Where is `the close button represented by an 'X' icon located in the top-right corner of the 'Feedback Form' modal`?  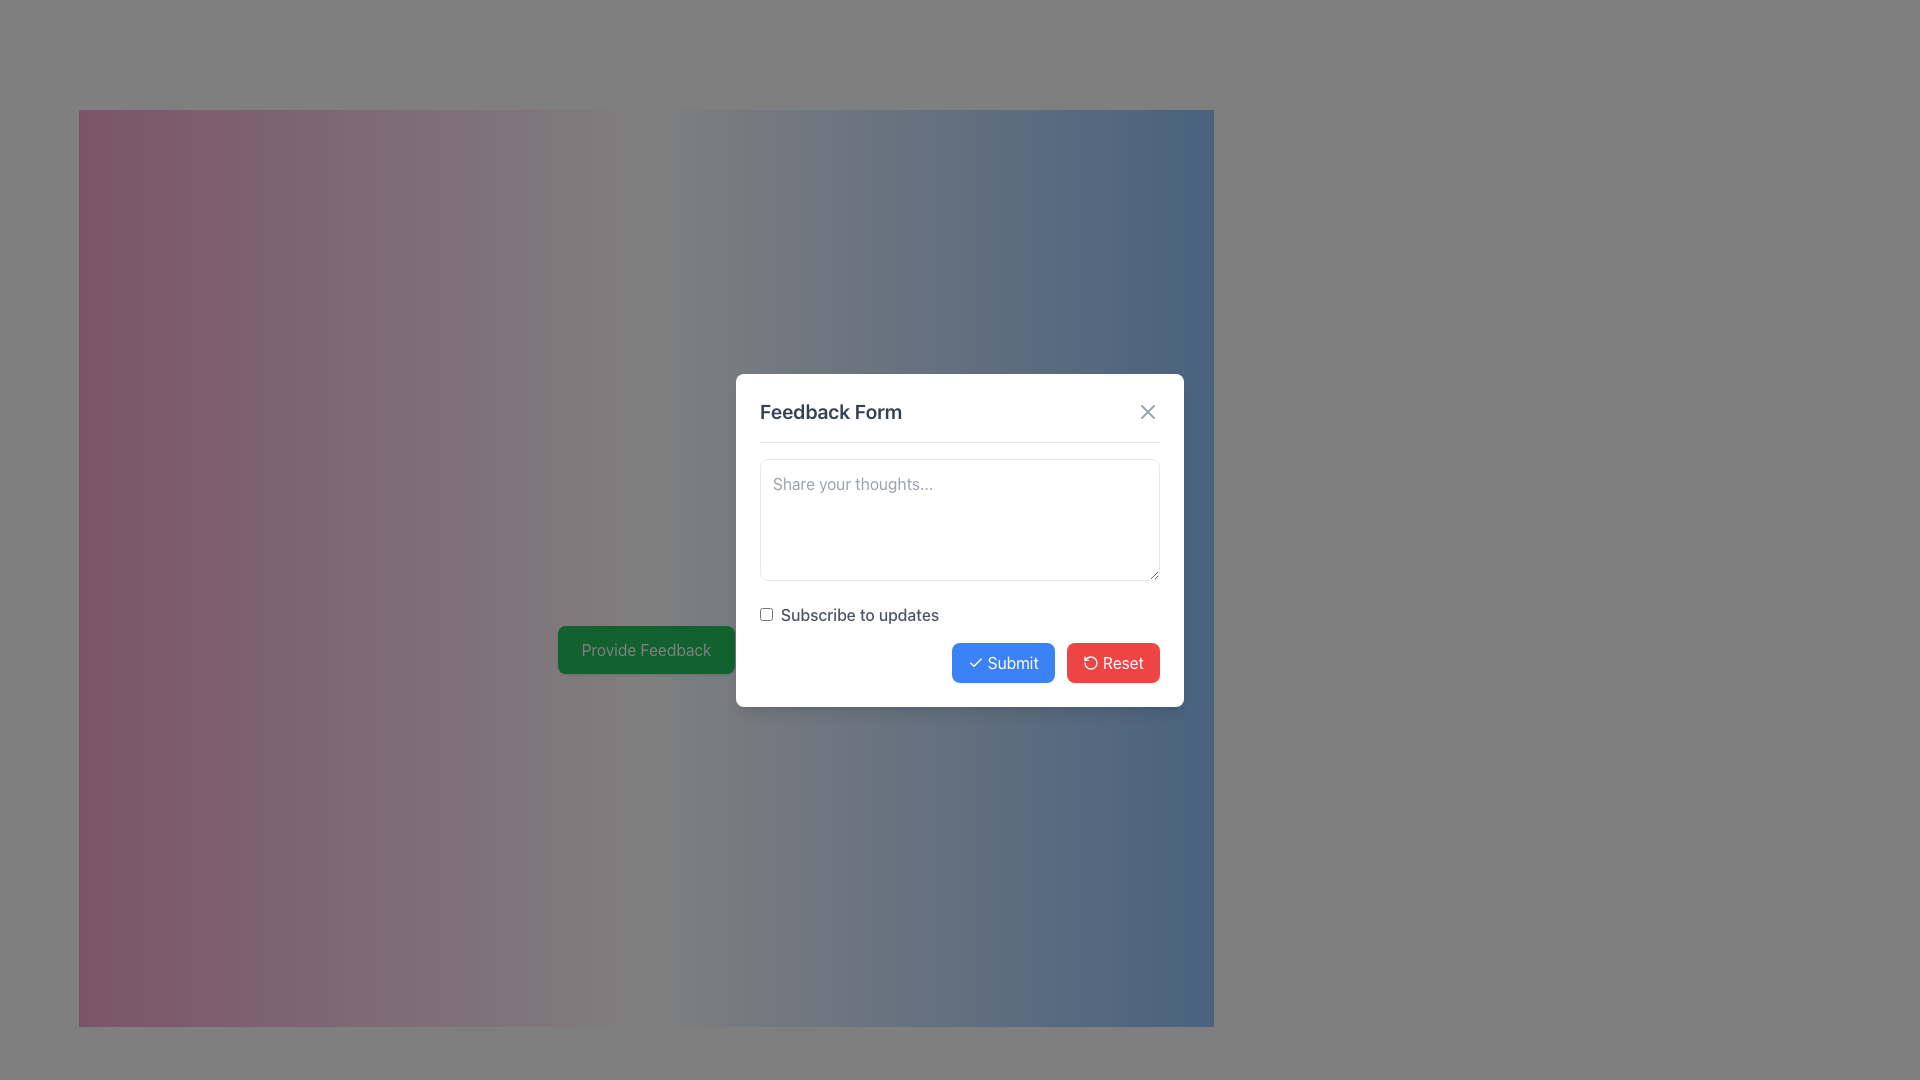 the close button represented by an 'X' icon located in the top-right corner of the 'Feedback Form' modal is located at coordinates (1147, 410).